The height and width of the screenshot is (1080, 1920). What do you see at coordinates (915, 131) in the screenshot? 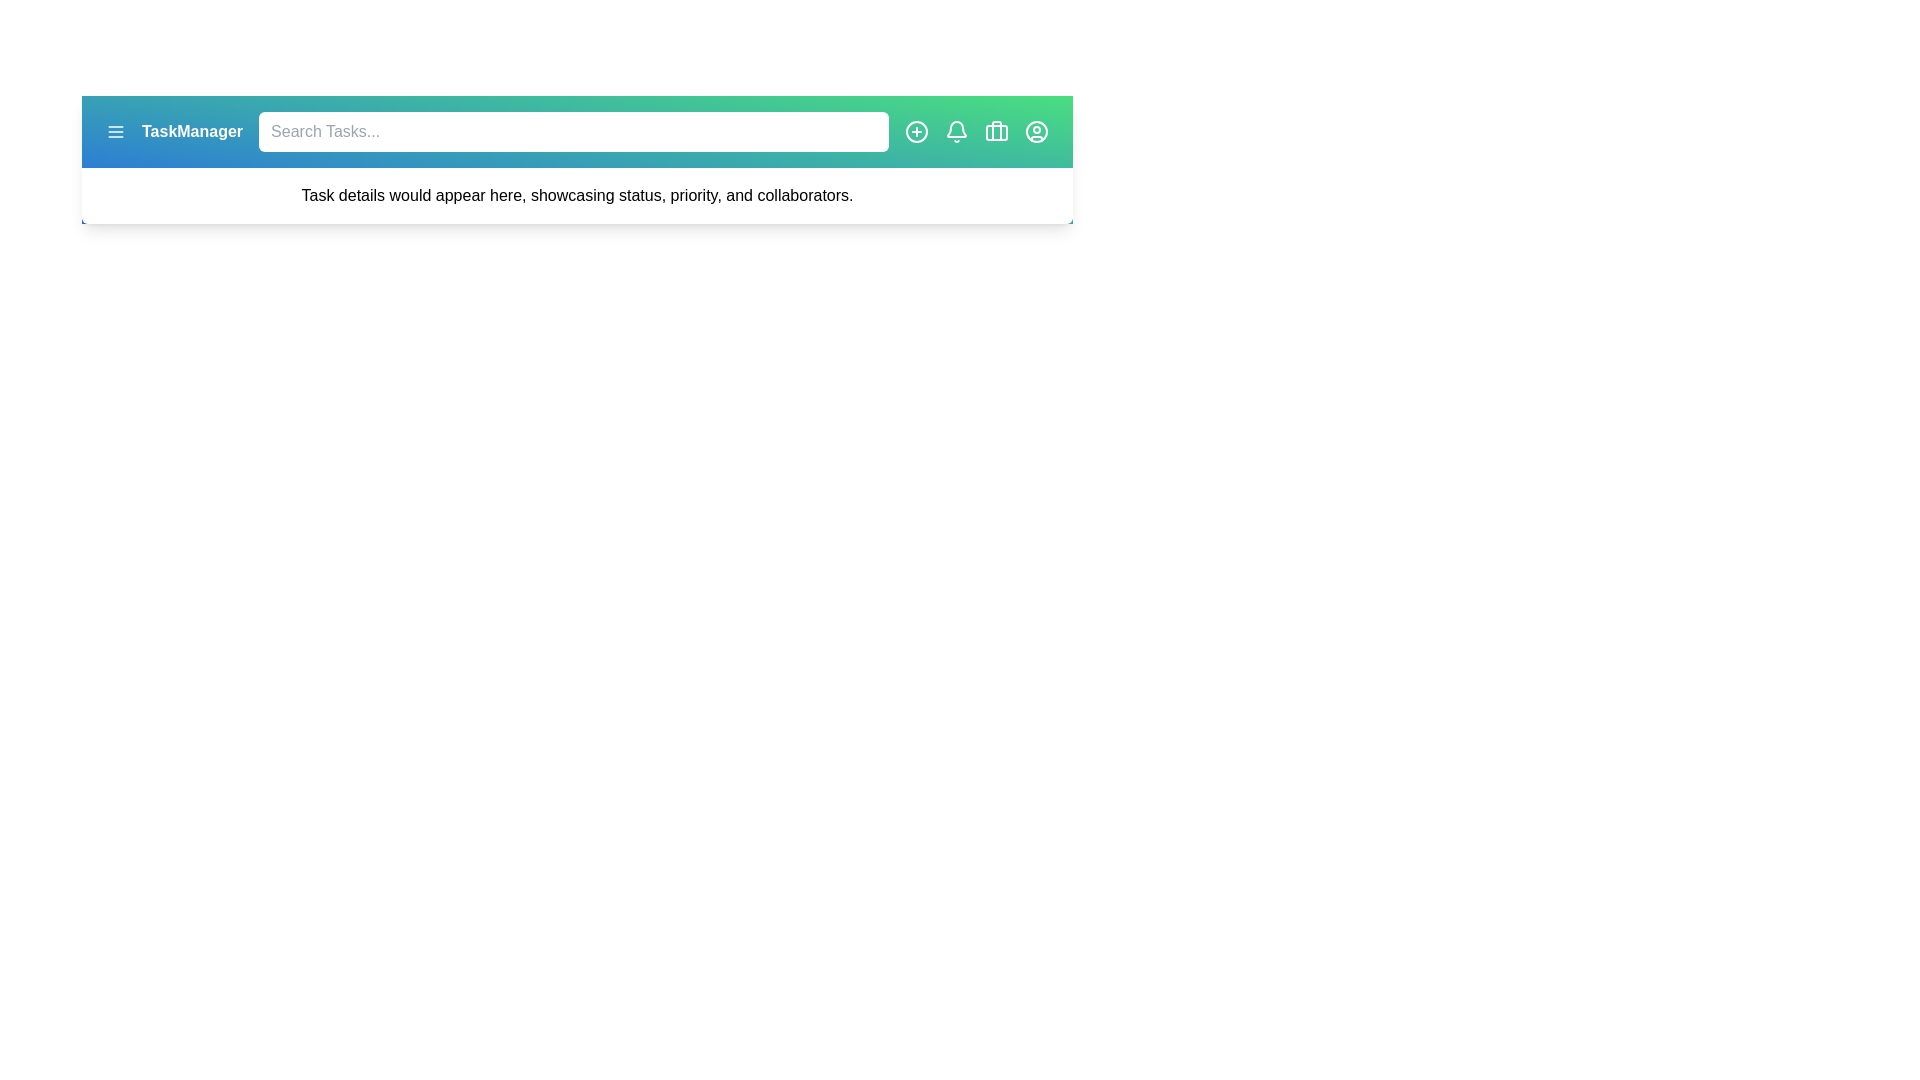
I see `'add task' button` at bounding box center [915, 131].